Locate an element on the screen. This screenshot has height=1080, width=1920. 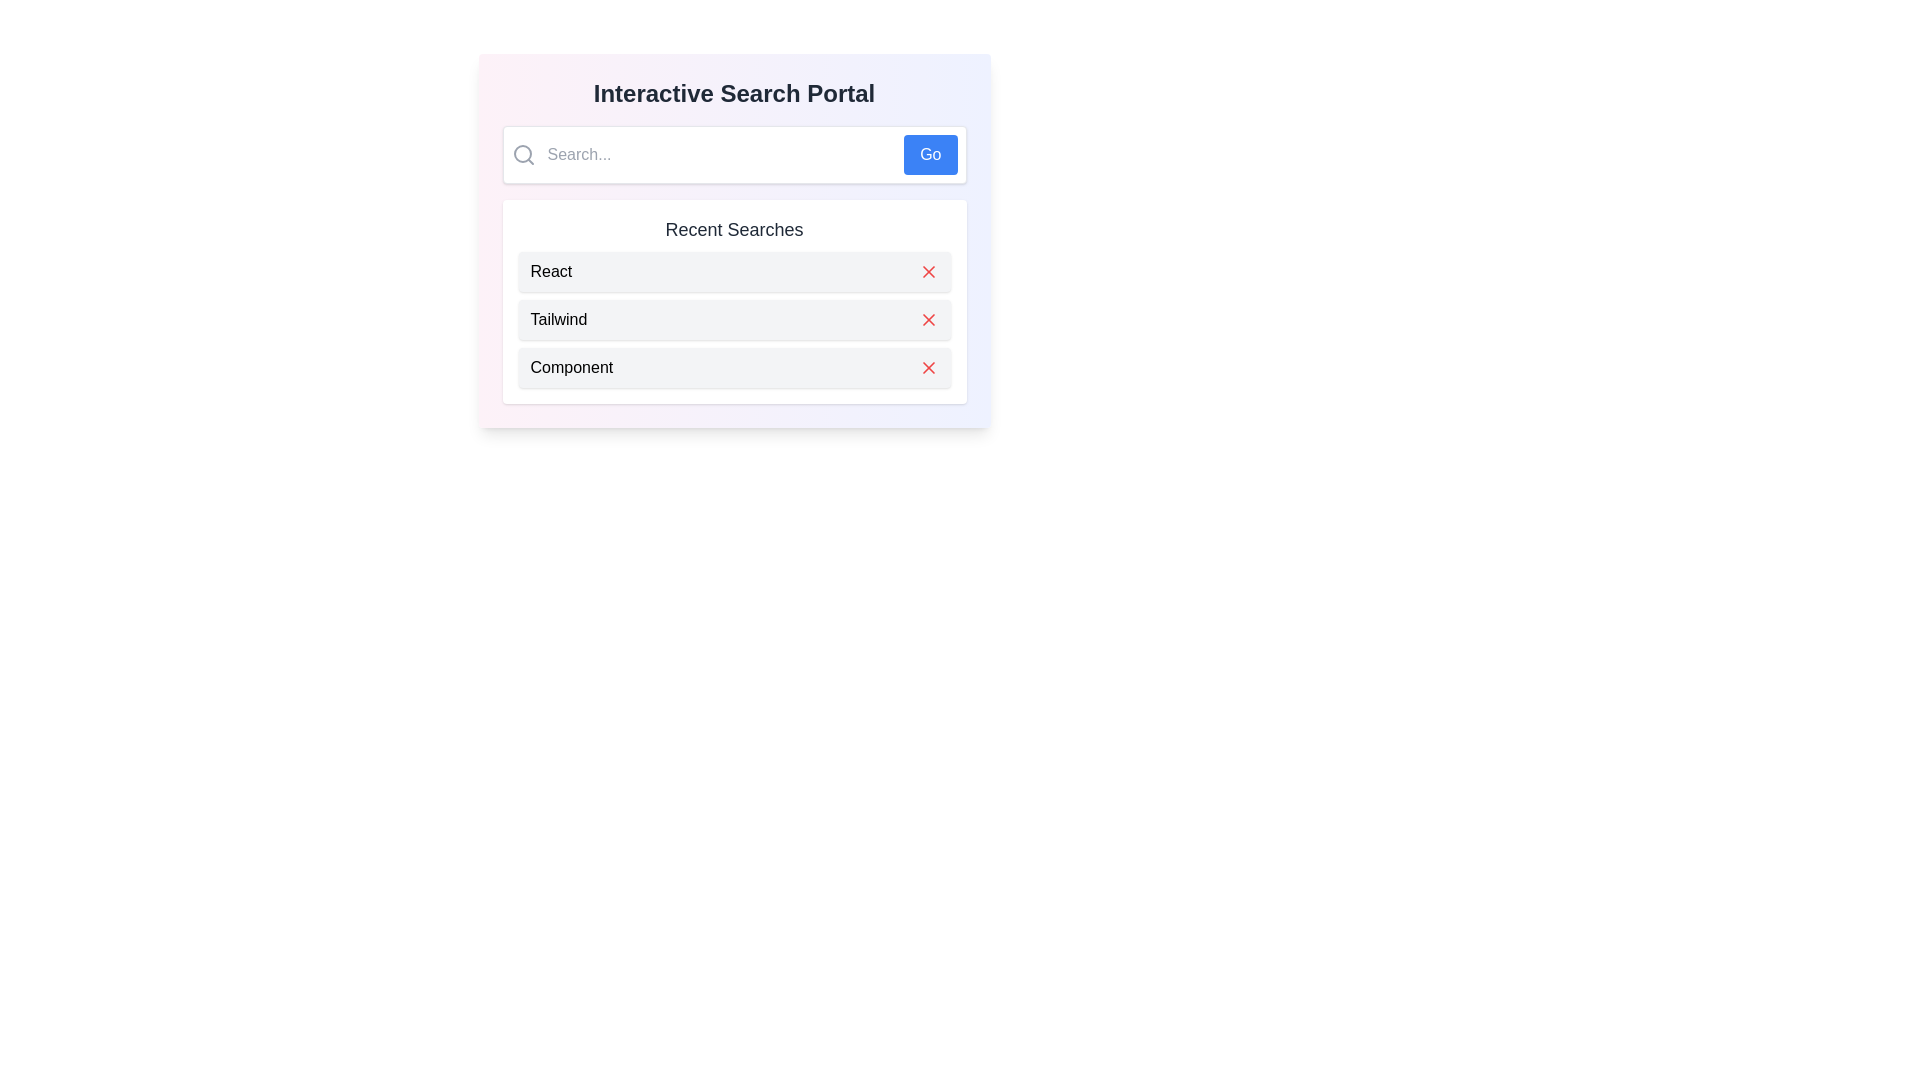
the 'Go' button is located at coordinates (929, 153).